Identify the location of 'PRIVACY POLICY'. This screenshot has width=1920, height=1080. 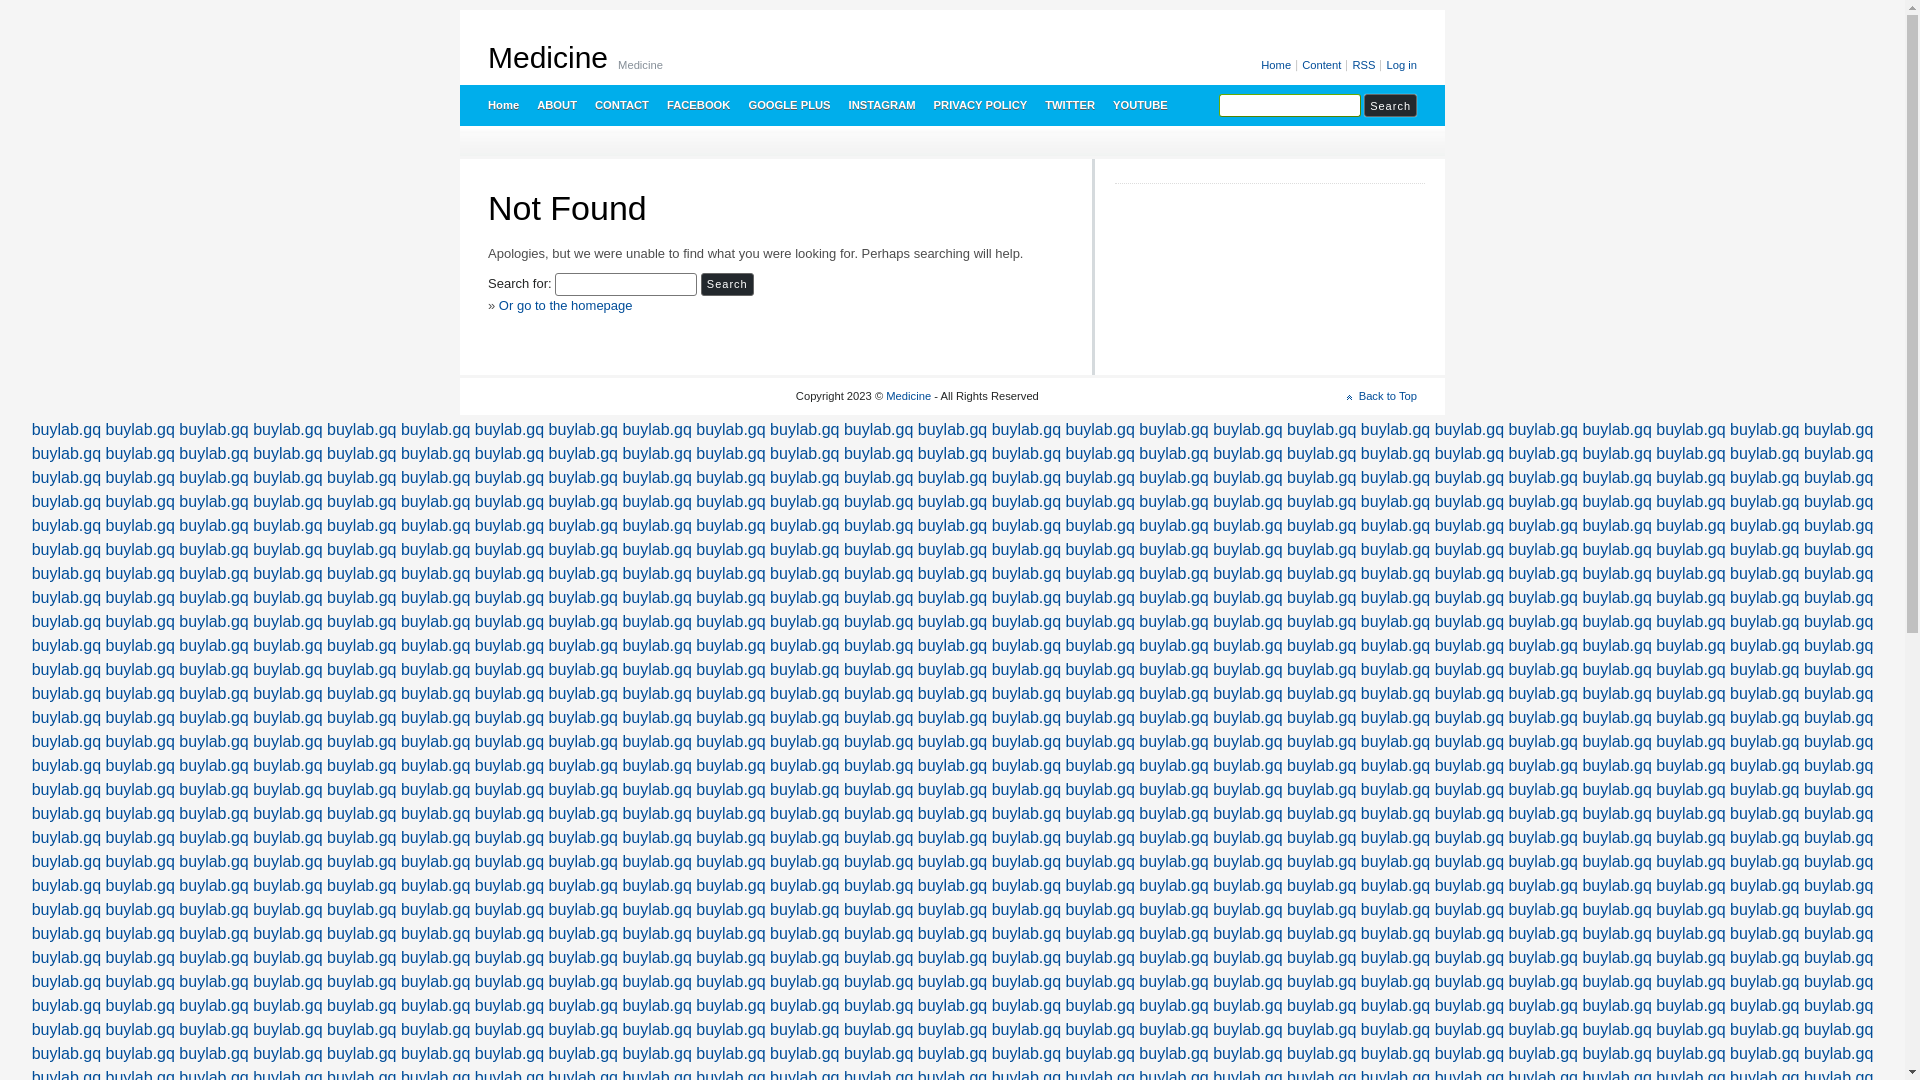
(979, 104).